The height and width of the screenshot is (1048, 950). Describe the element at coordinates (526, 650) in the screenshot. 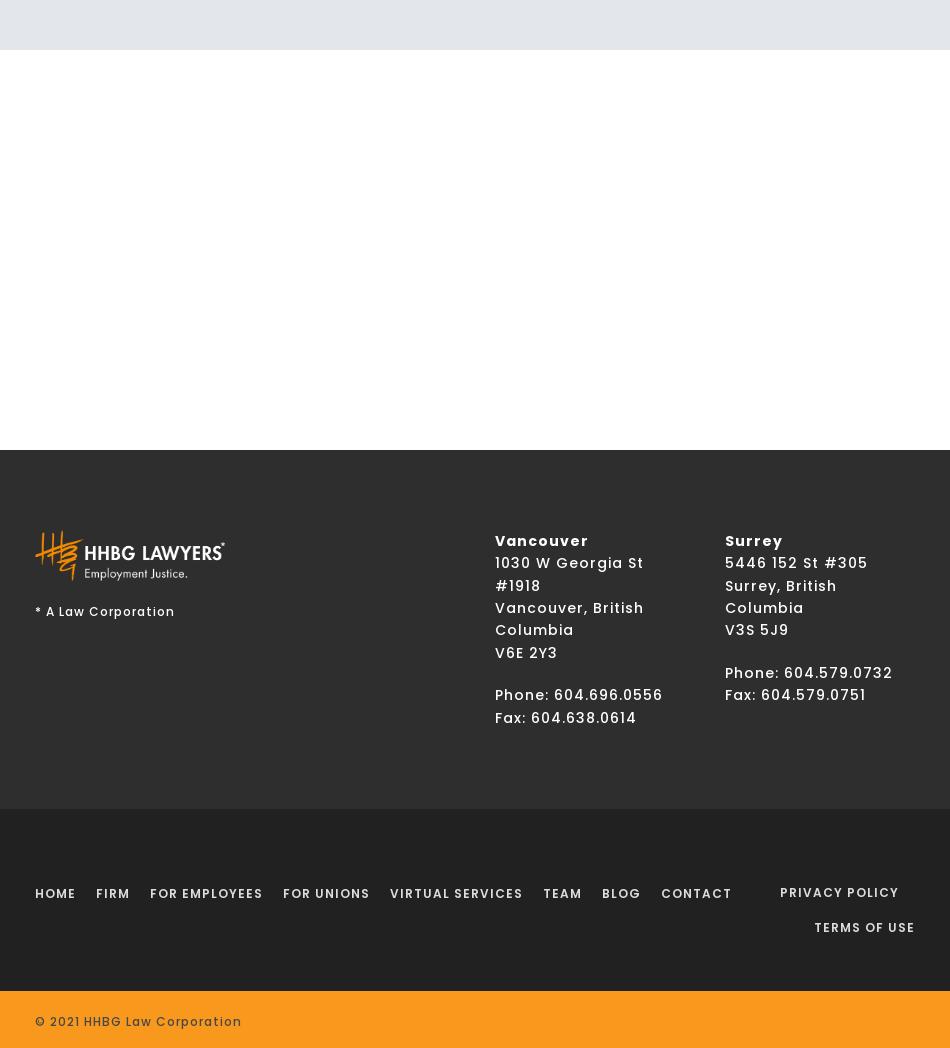

I see `'V6E 2Y3'` at that location.